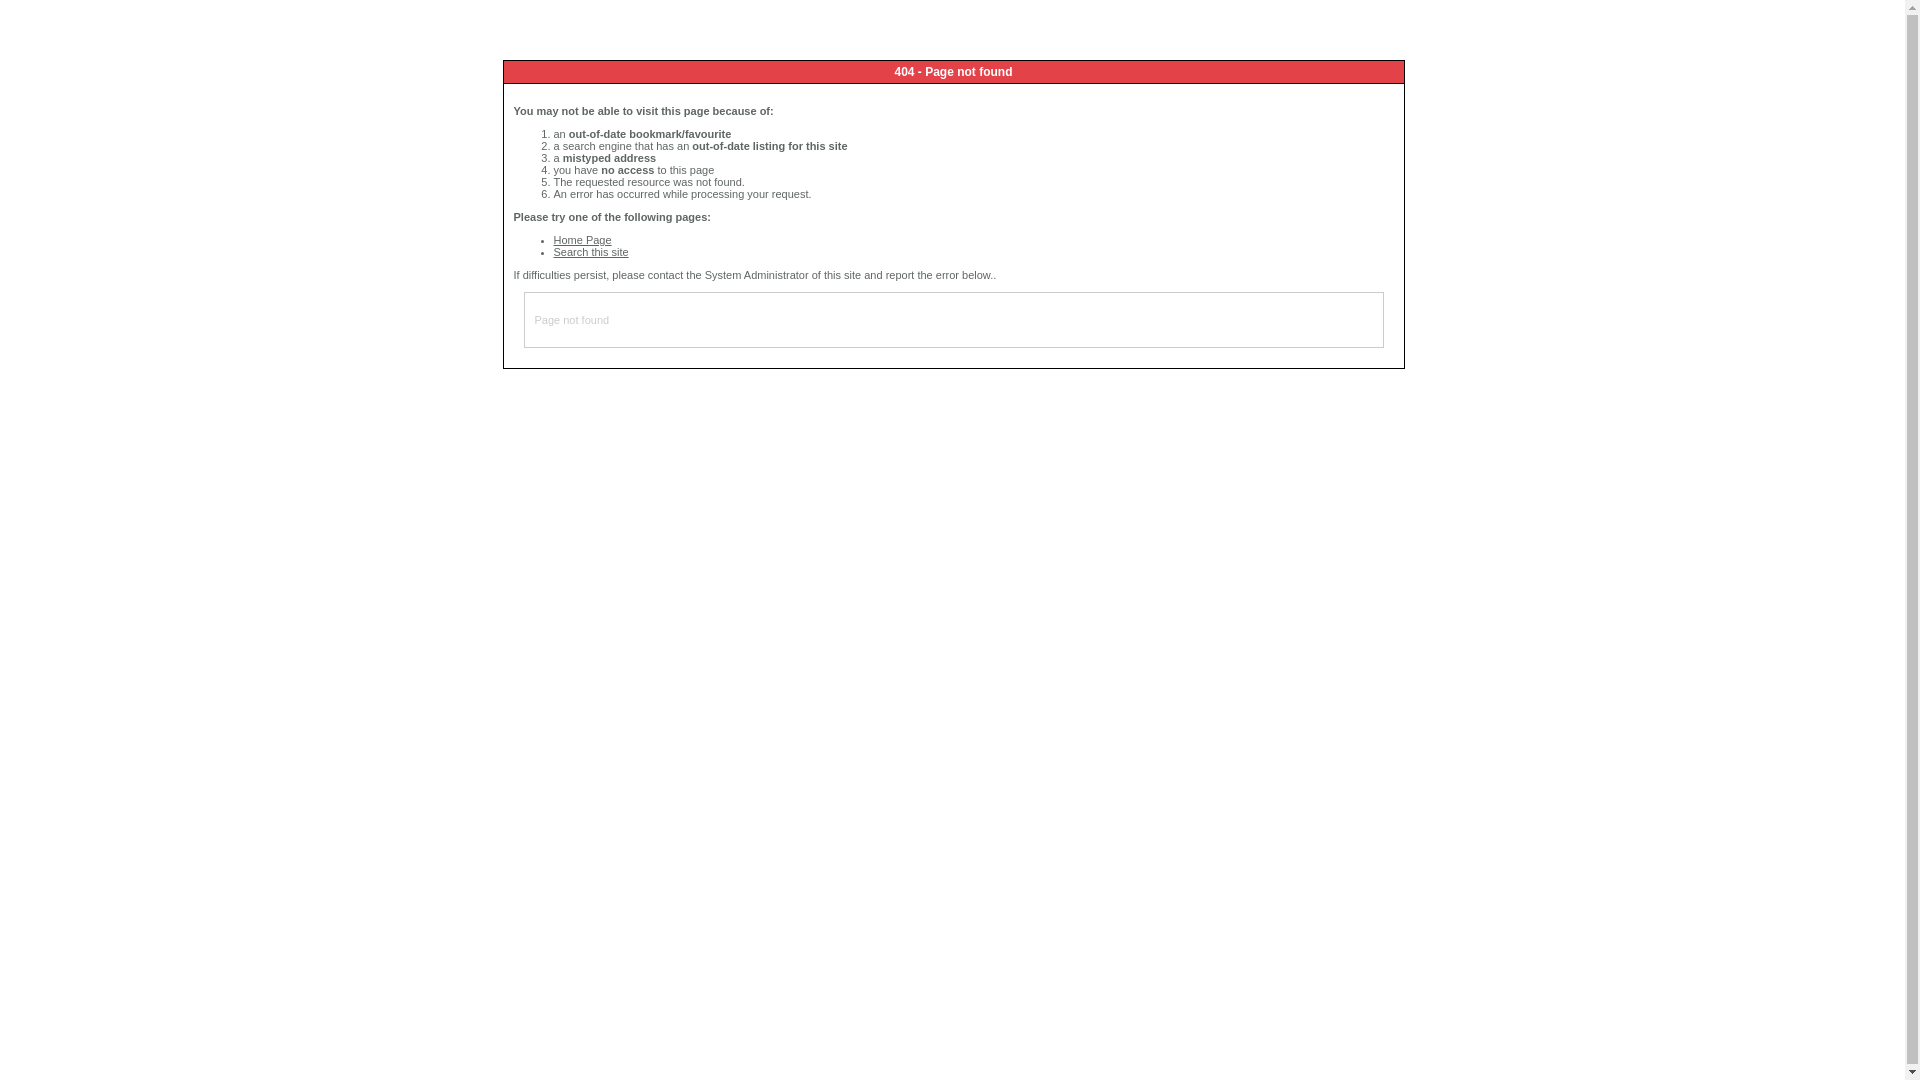 This screenshot has height=1080, width=1920. I want to click on 'Search this site', so click(590, 250).